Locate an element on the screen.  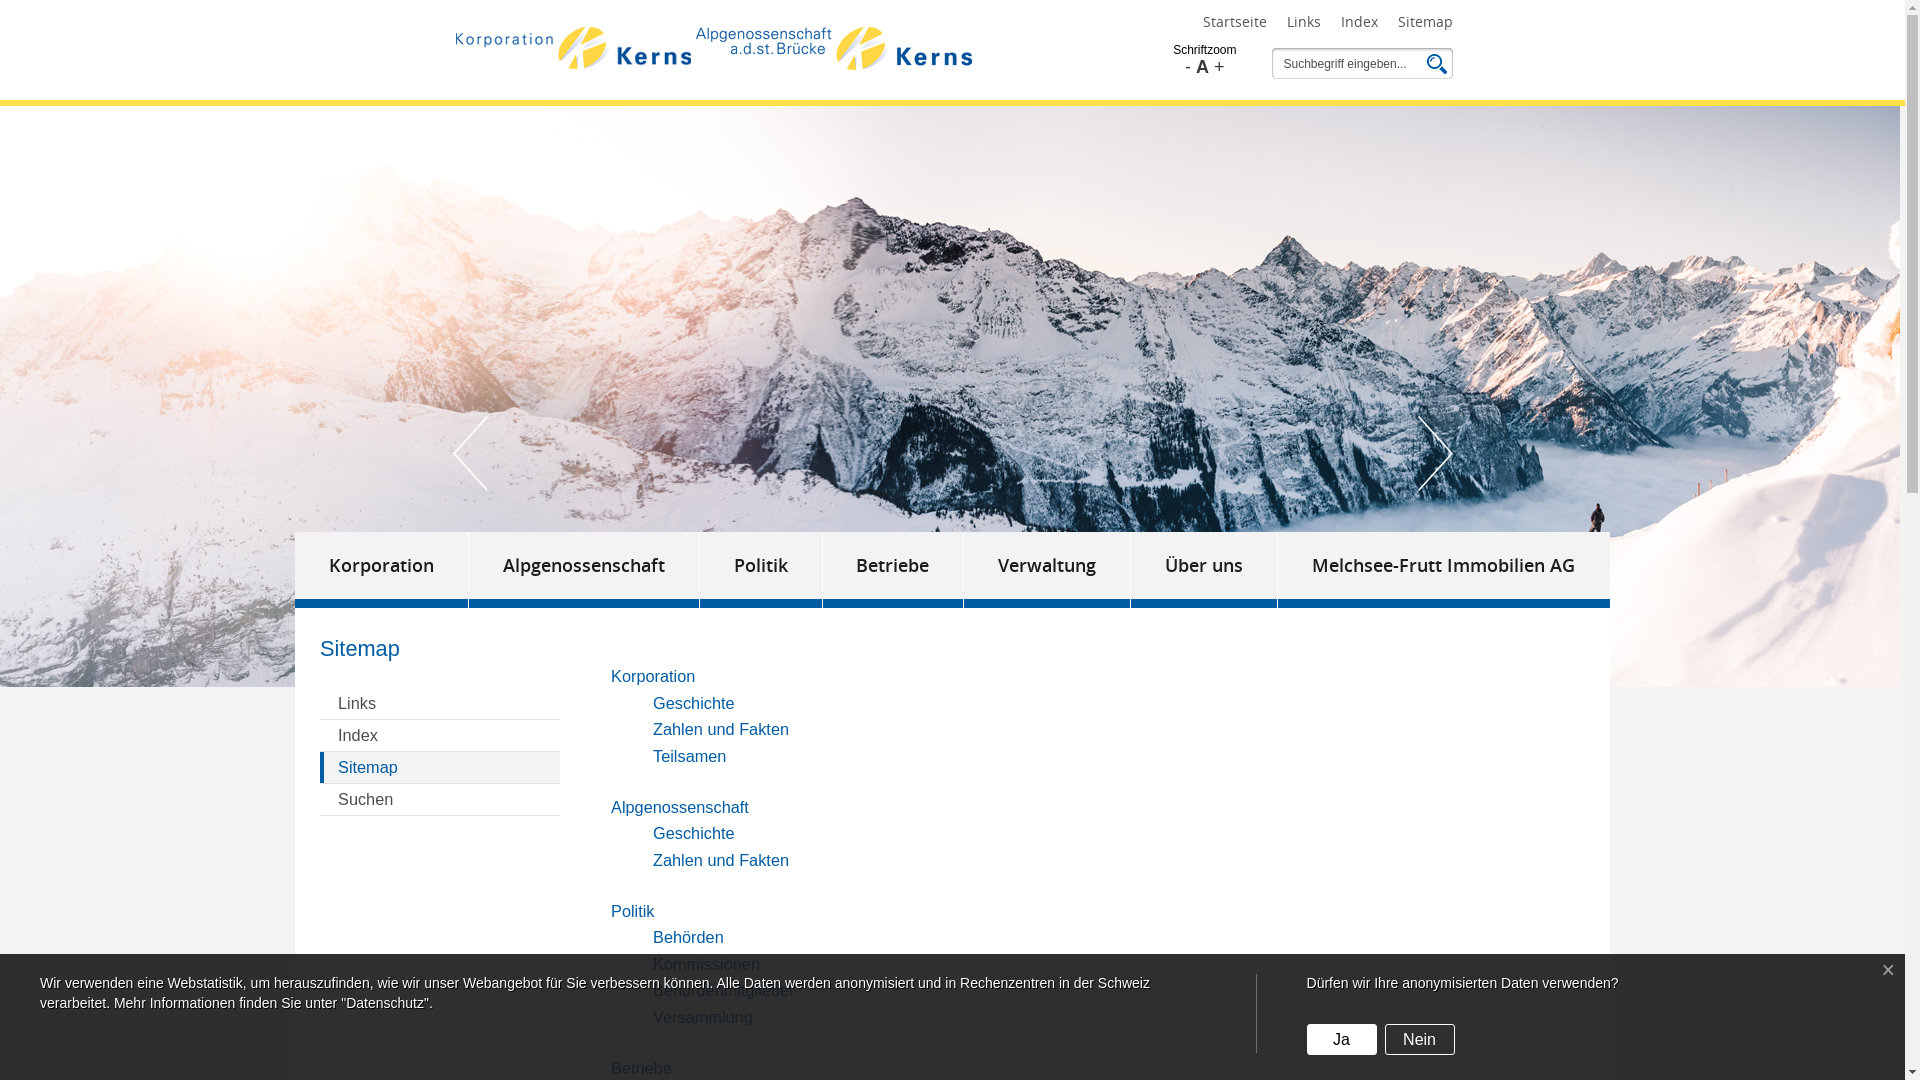
'Suchbegriff eingeben...' is located at coordinates (1348, 63).